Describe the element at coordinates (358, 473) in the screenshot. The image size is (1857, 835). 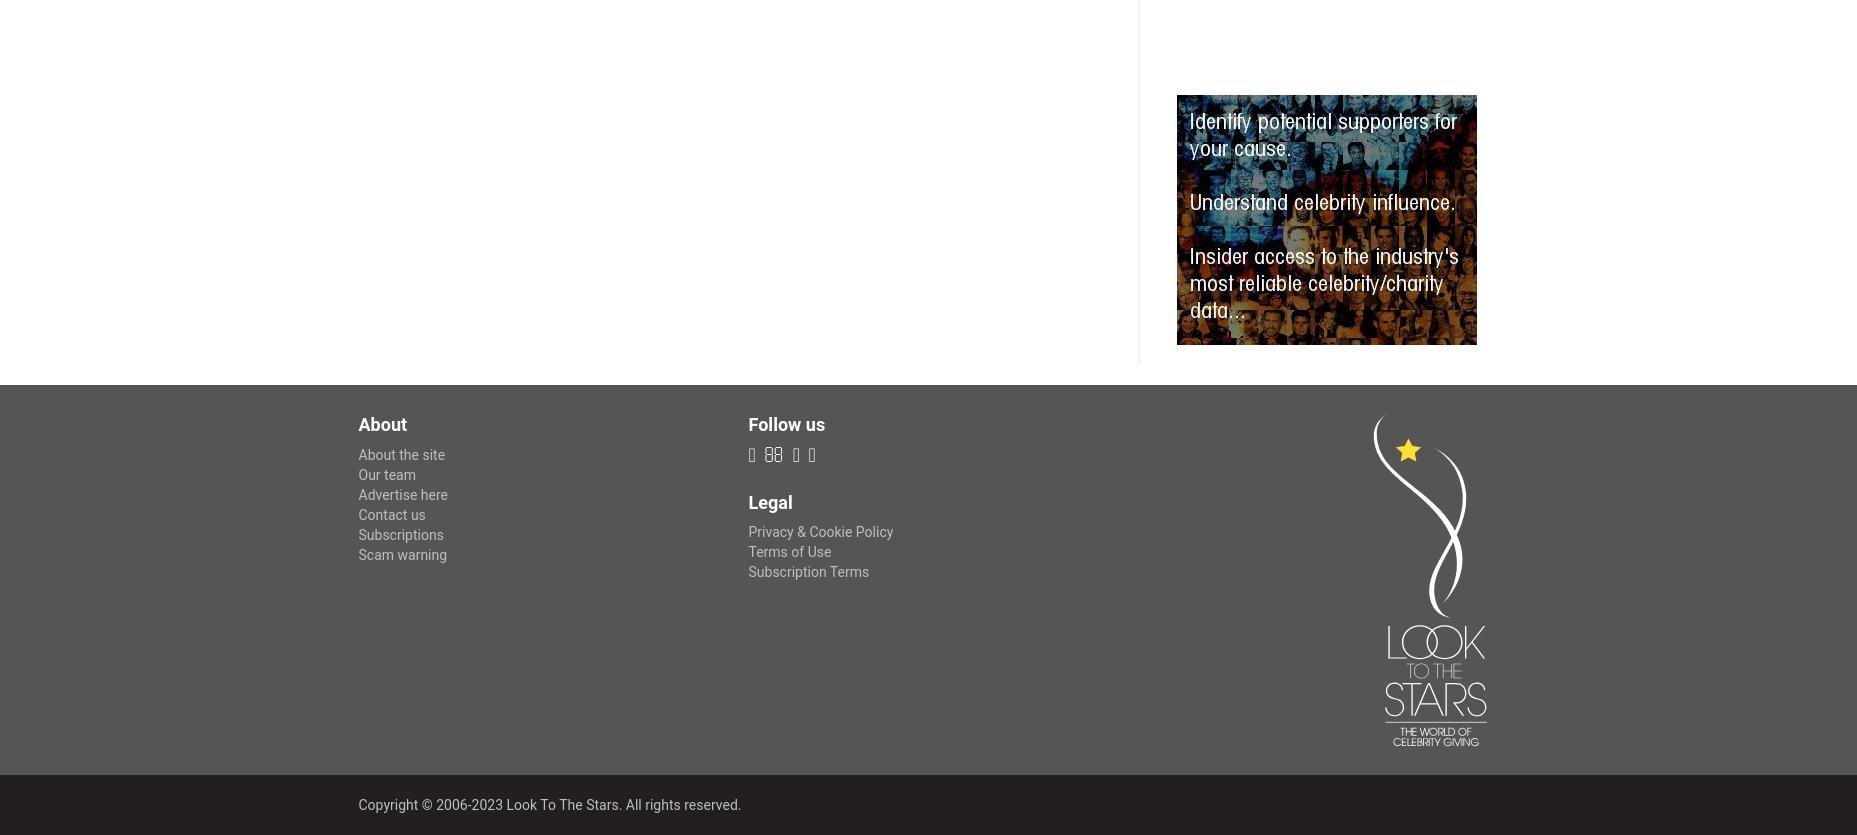
I see `'Our team'` at that location.